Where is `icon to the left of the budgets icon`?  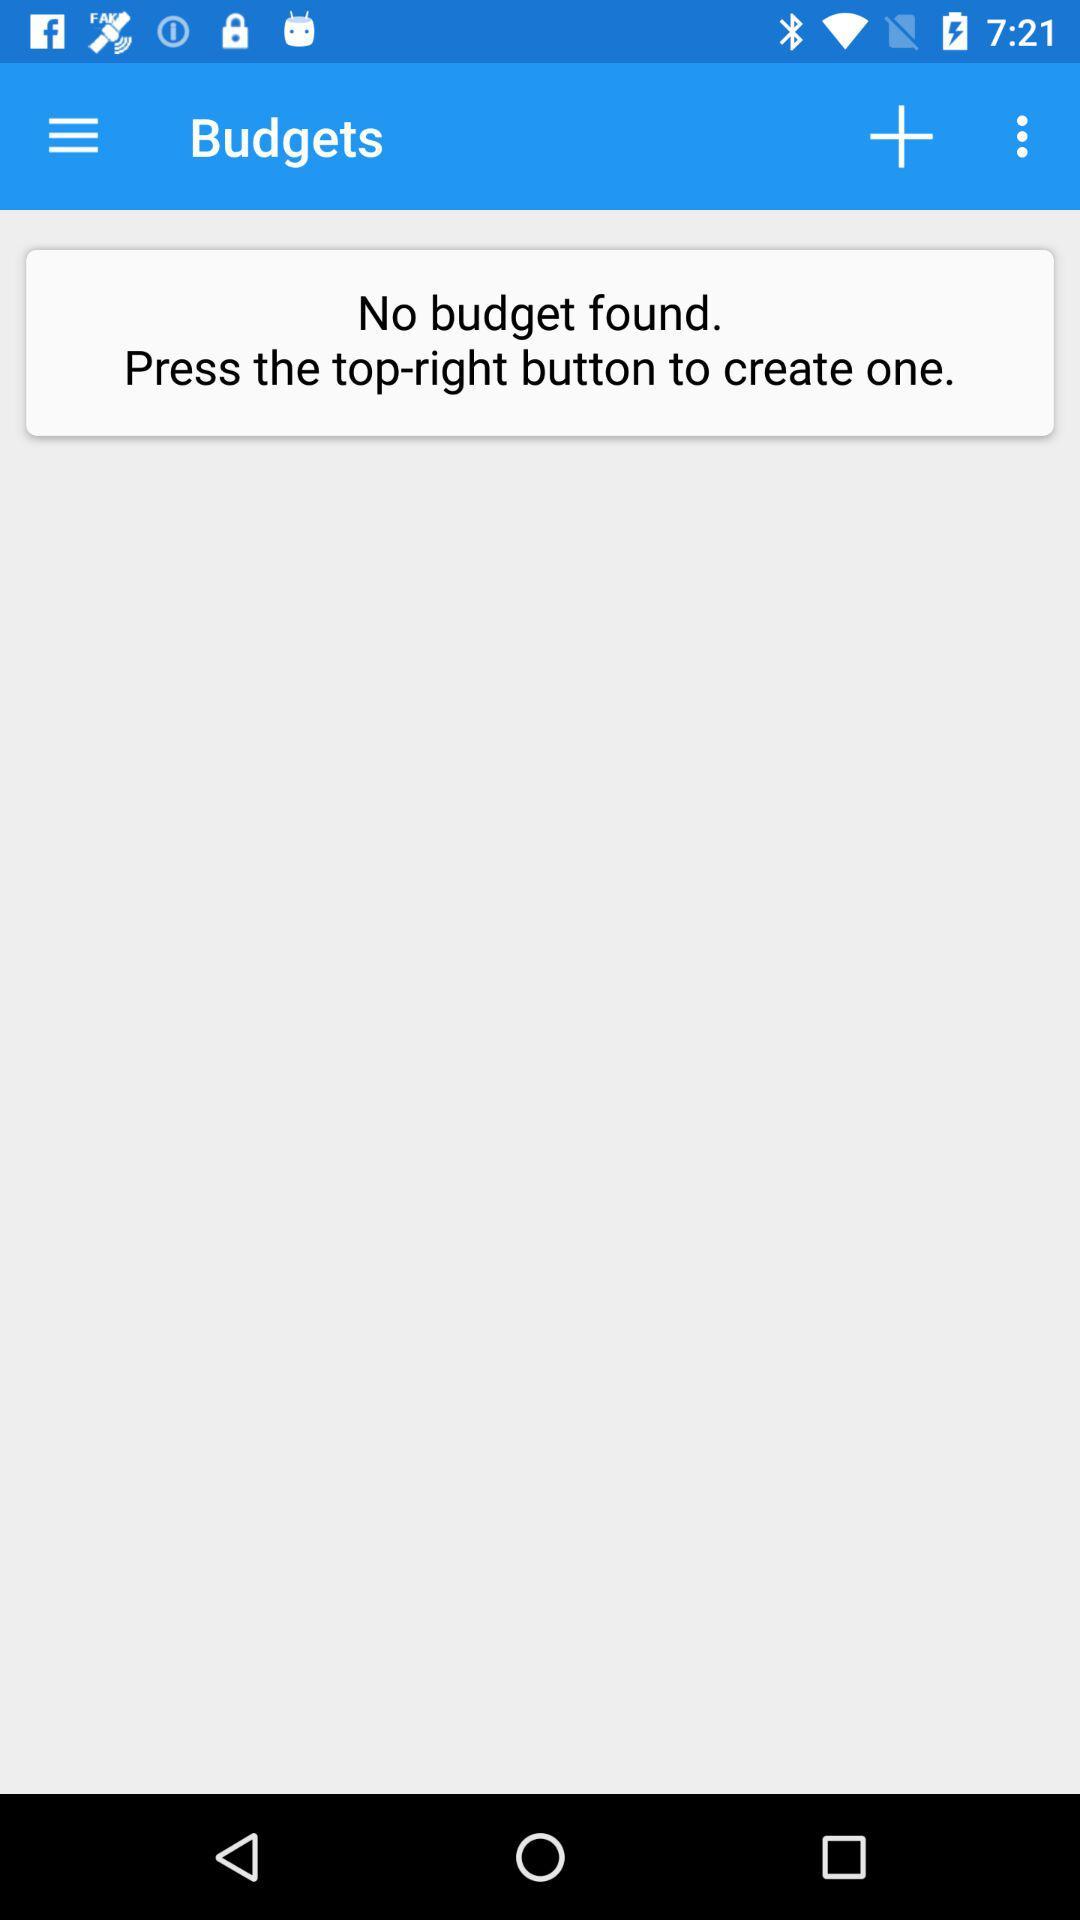
icon to the left of the budgets icon is located at coordinates (72, 135).